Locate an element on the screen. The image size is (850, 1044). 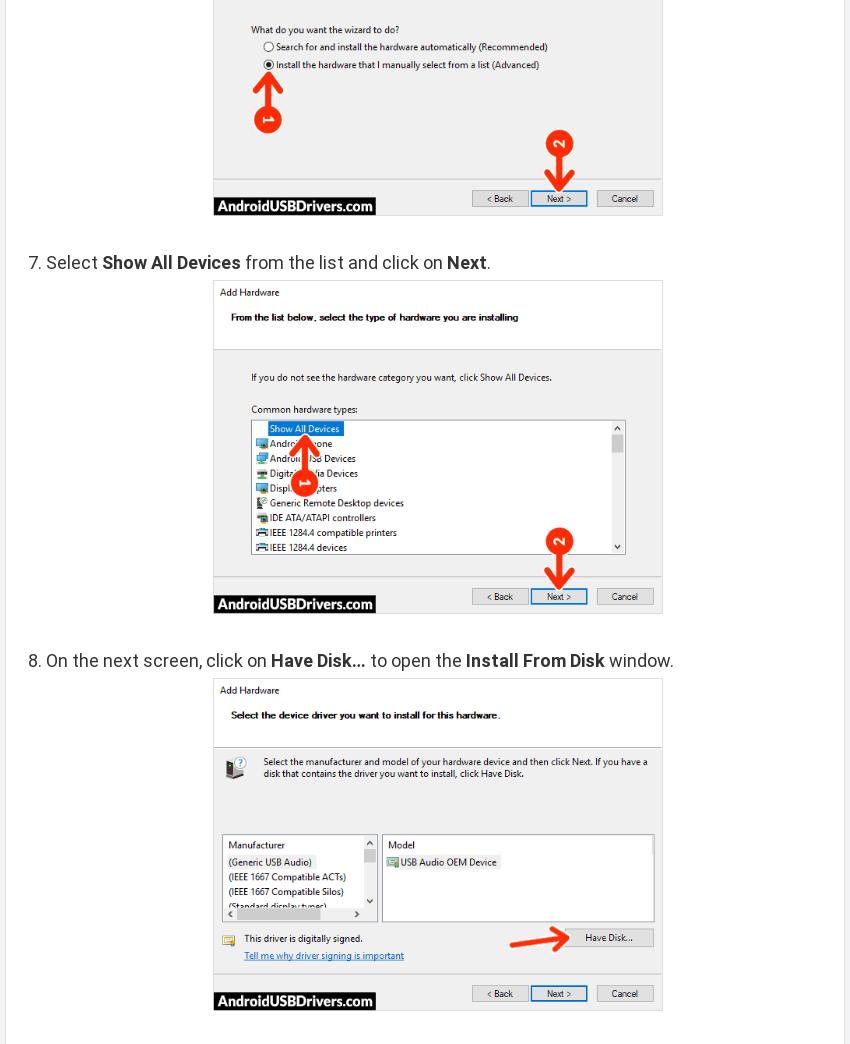
'.' is located at coordinates (486, 261).